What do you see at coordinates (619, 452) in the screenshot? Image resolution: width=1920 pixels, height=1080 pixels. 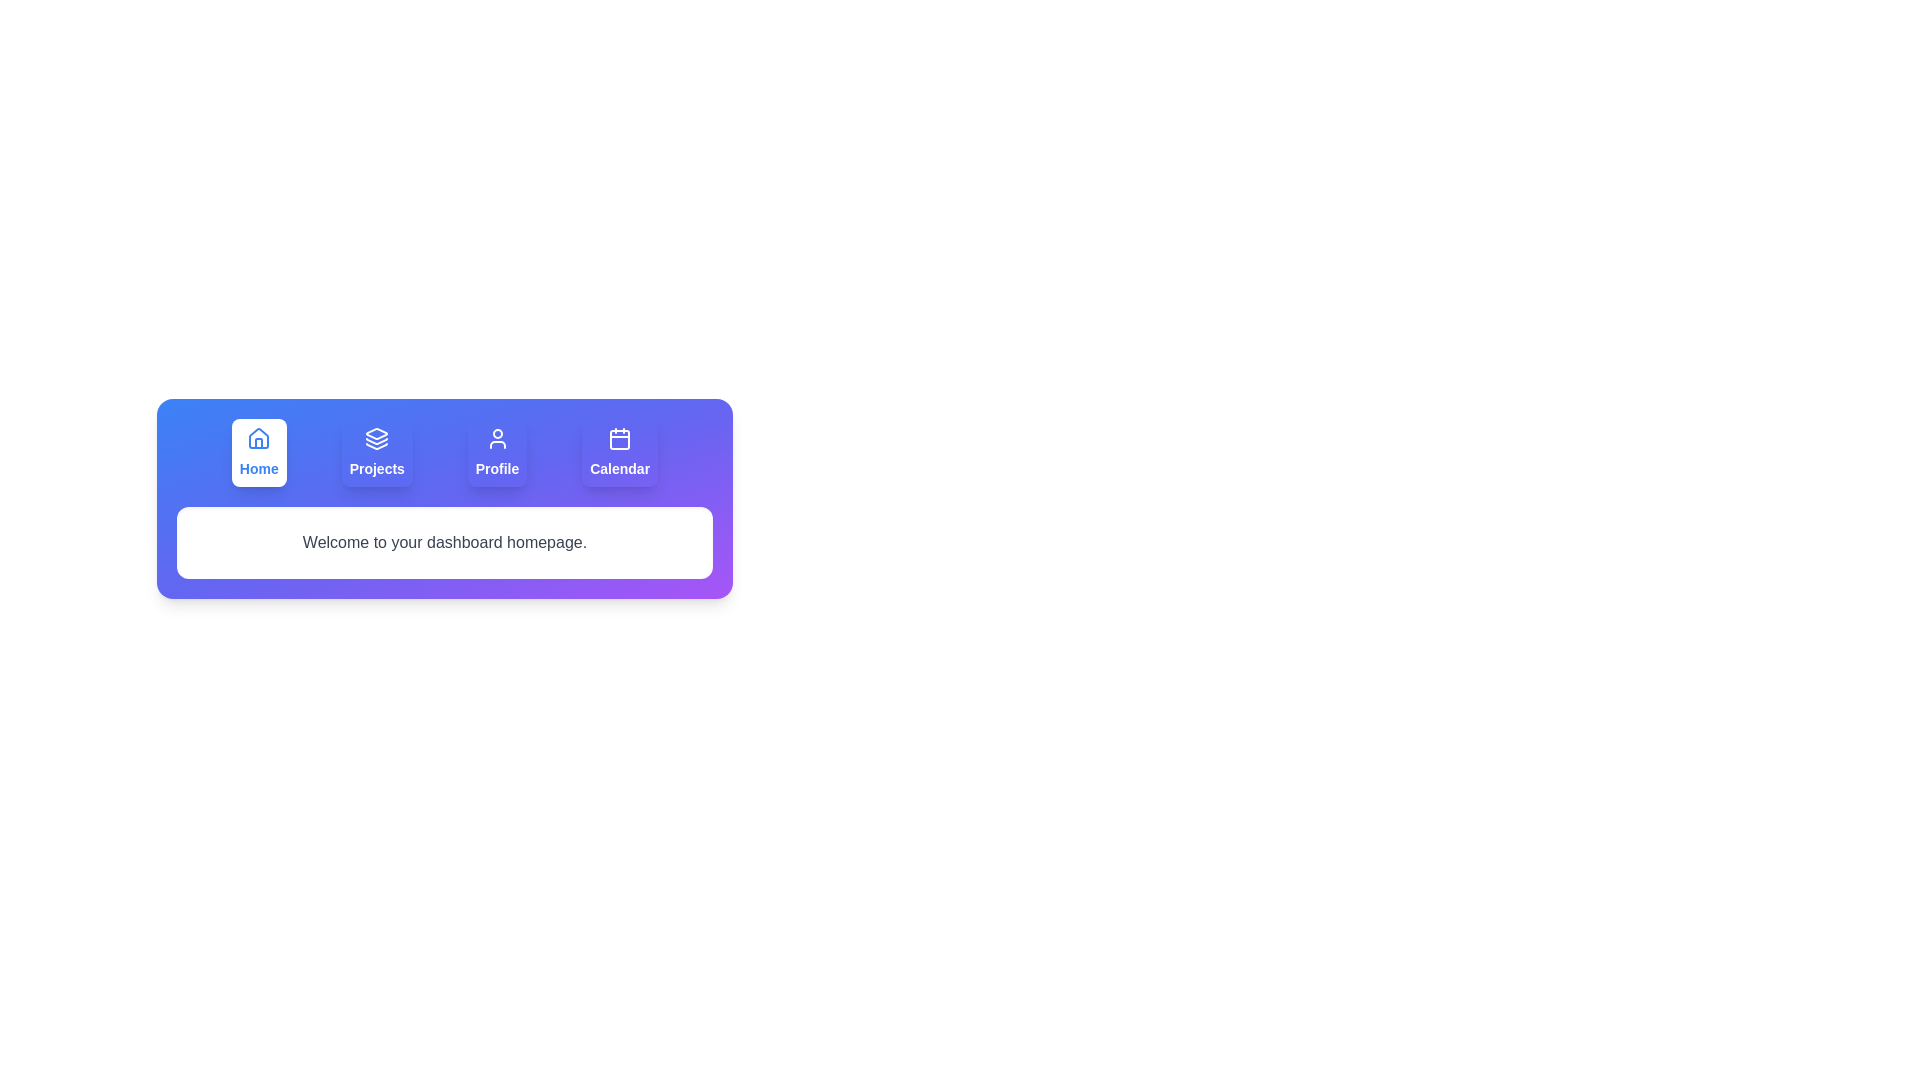 I see `the tab labeled Calendar to view its content` at bounding box center [619, 452].